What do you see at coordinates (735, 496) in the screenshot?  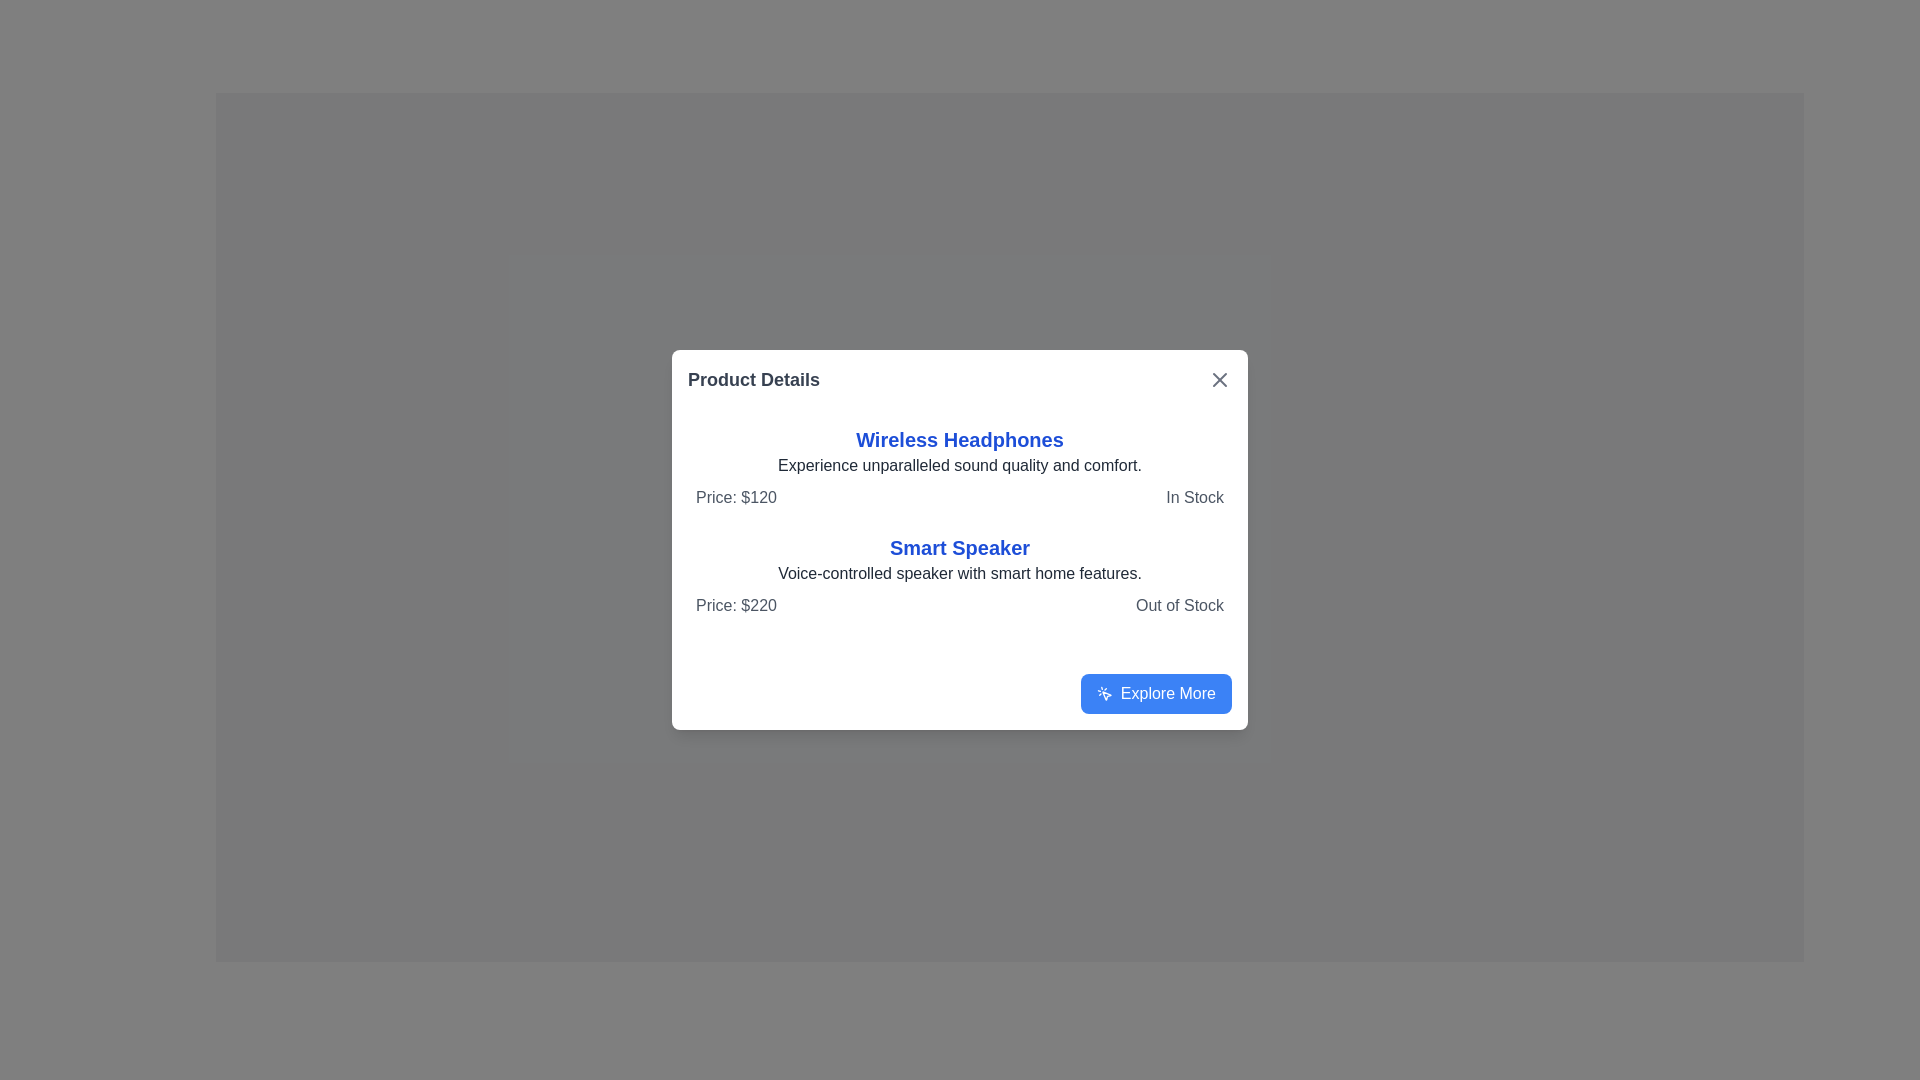 I see `static text label displaying the price '$120' for the product 'Wireless Headphones' located in the product information card` at bounding box center [735, 496].